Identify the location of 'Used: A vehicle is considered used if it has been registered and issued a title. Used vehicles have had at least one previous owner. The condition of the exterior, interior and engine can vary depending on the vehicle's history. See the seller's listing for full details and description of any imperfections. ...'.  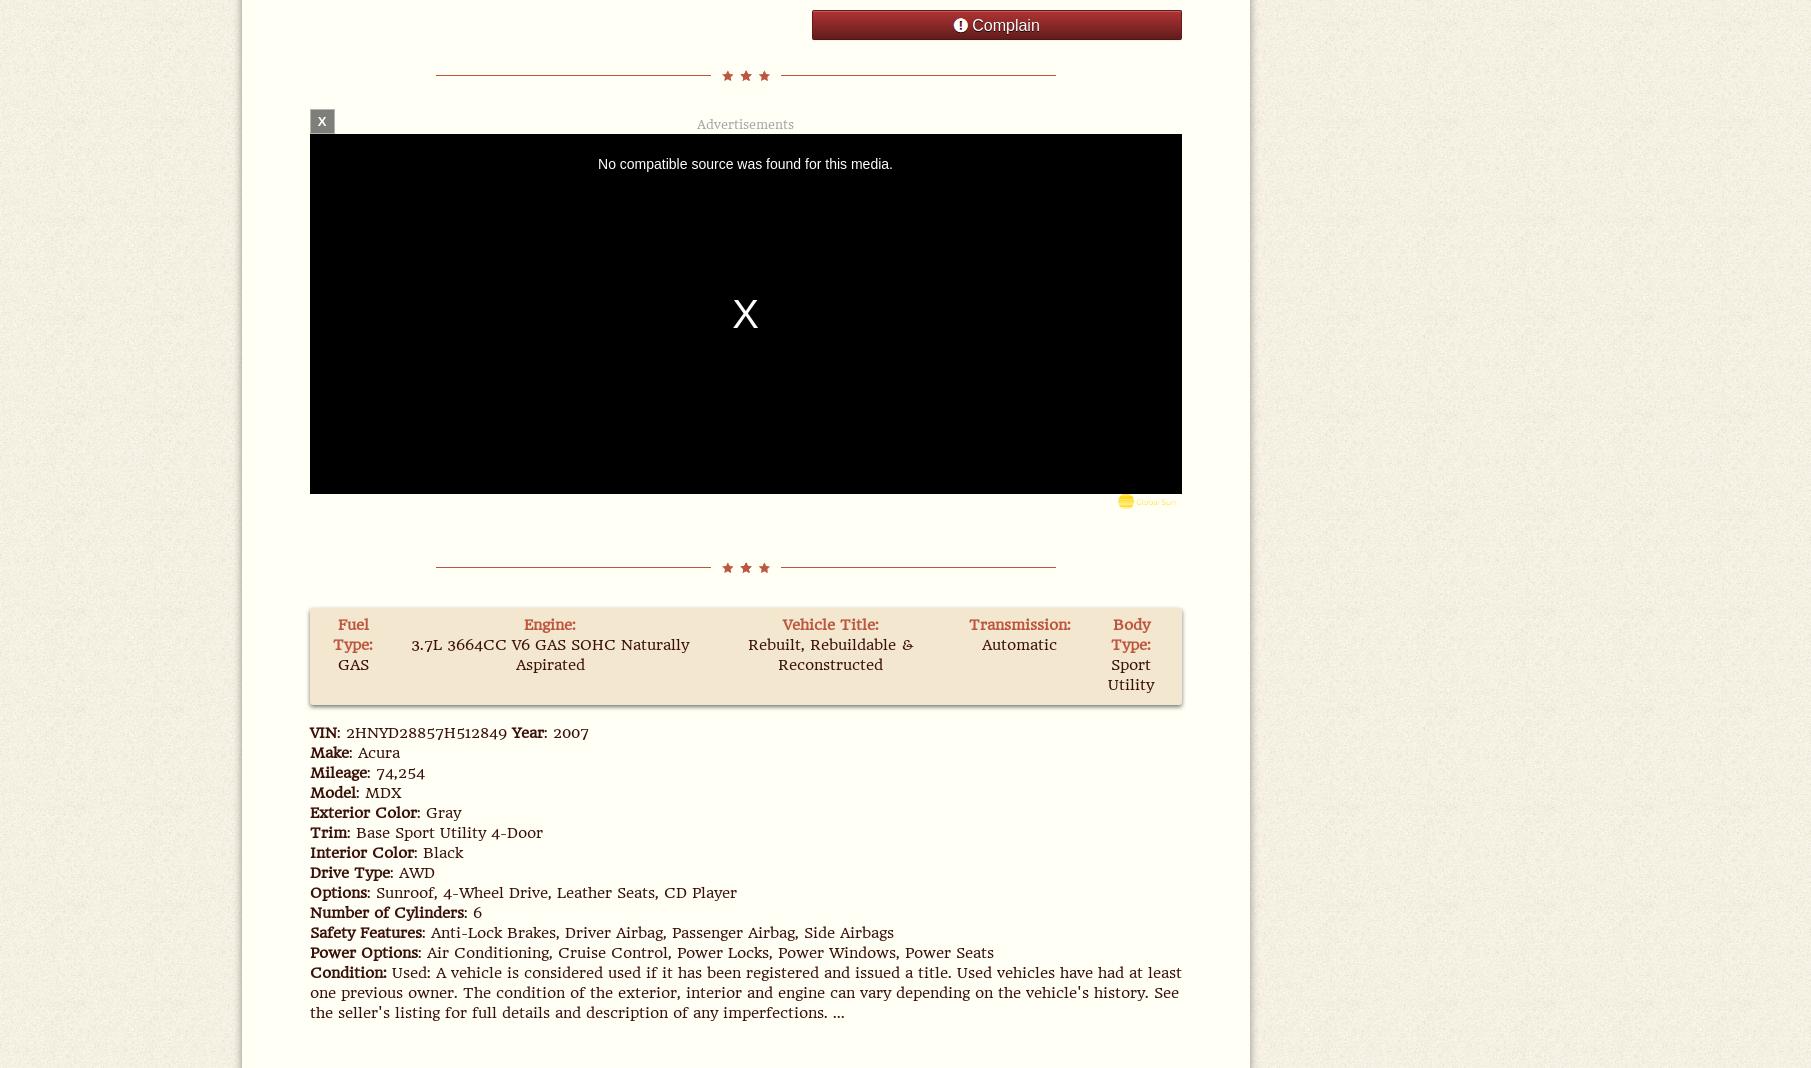
(307, 993).